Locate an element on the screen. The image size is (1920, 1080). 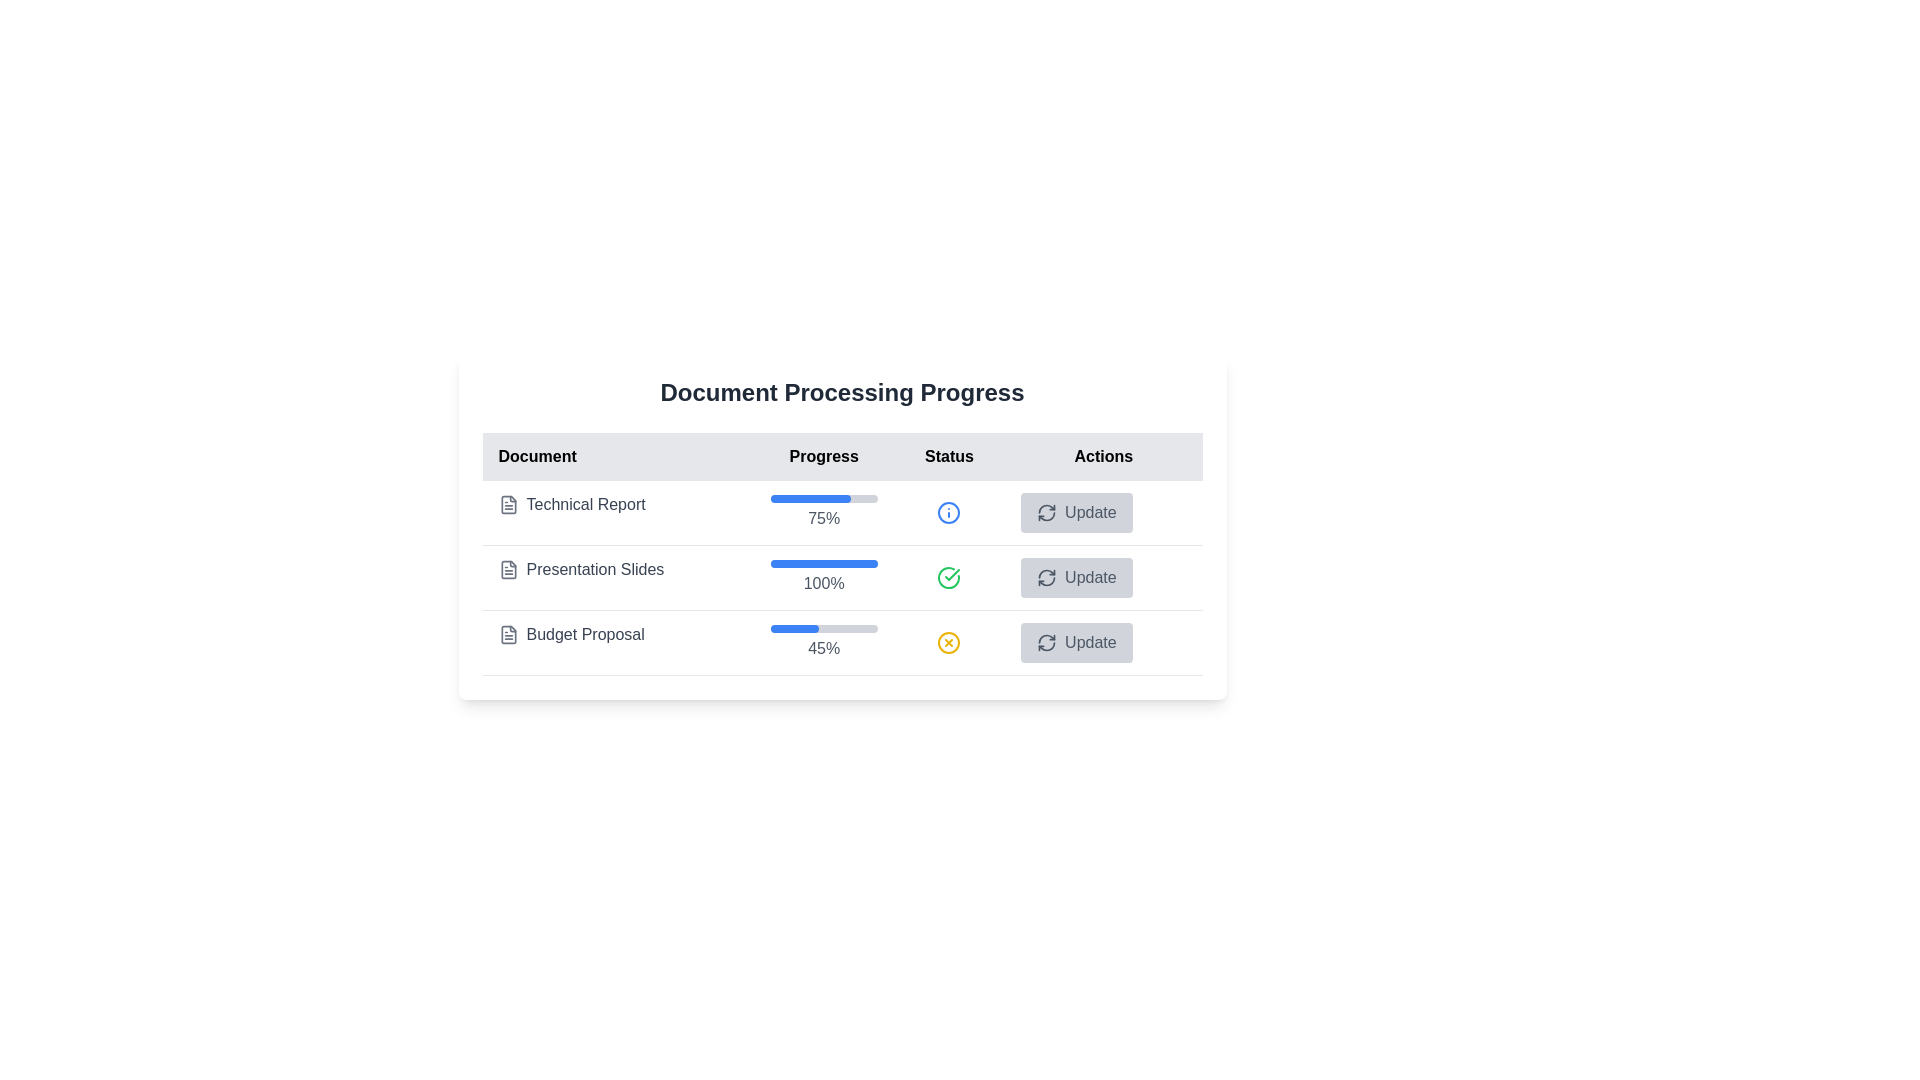
the circular icon with two arrowheads forming a clockwise rotation, located is located at coordinates (1046, 578).